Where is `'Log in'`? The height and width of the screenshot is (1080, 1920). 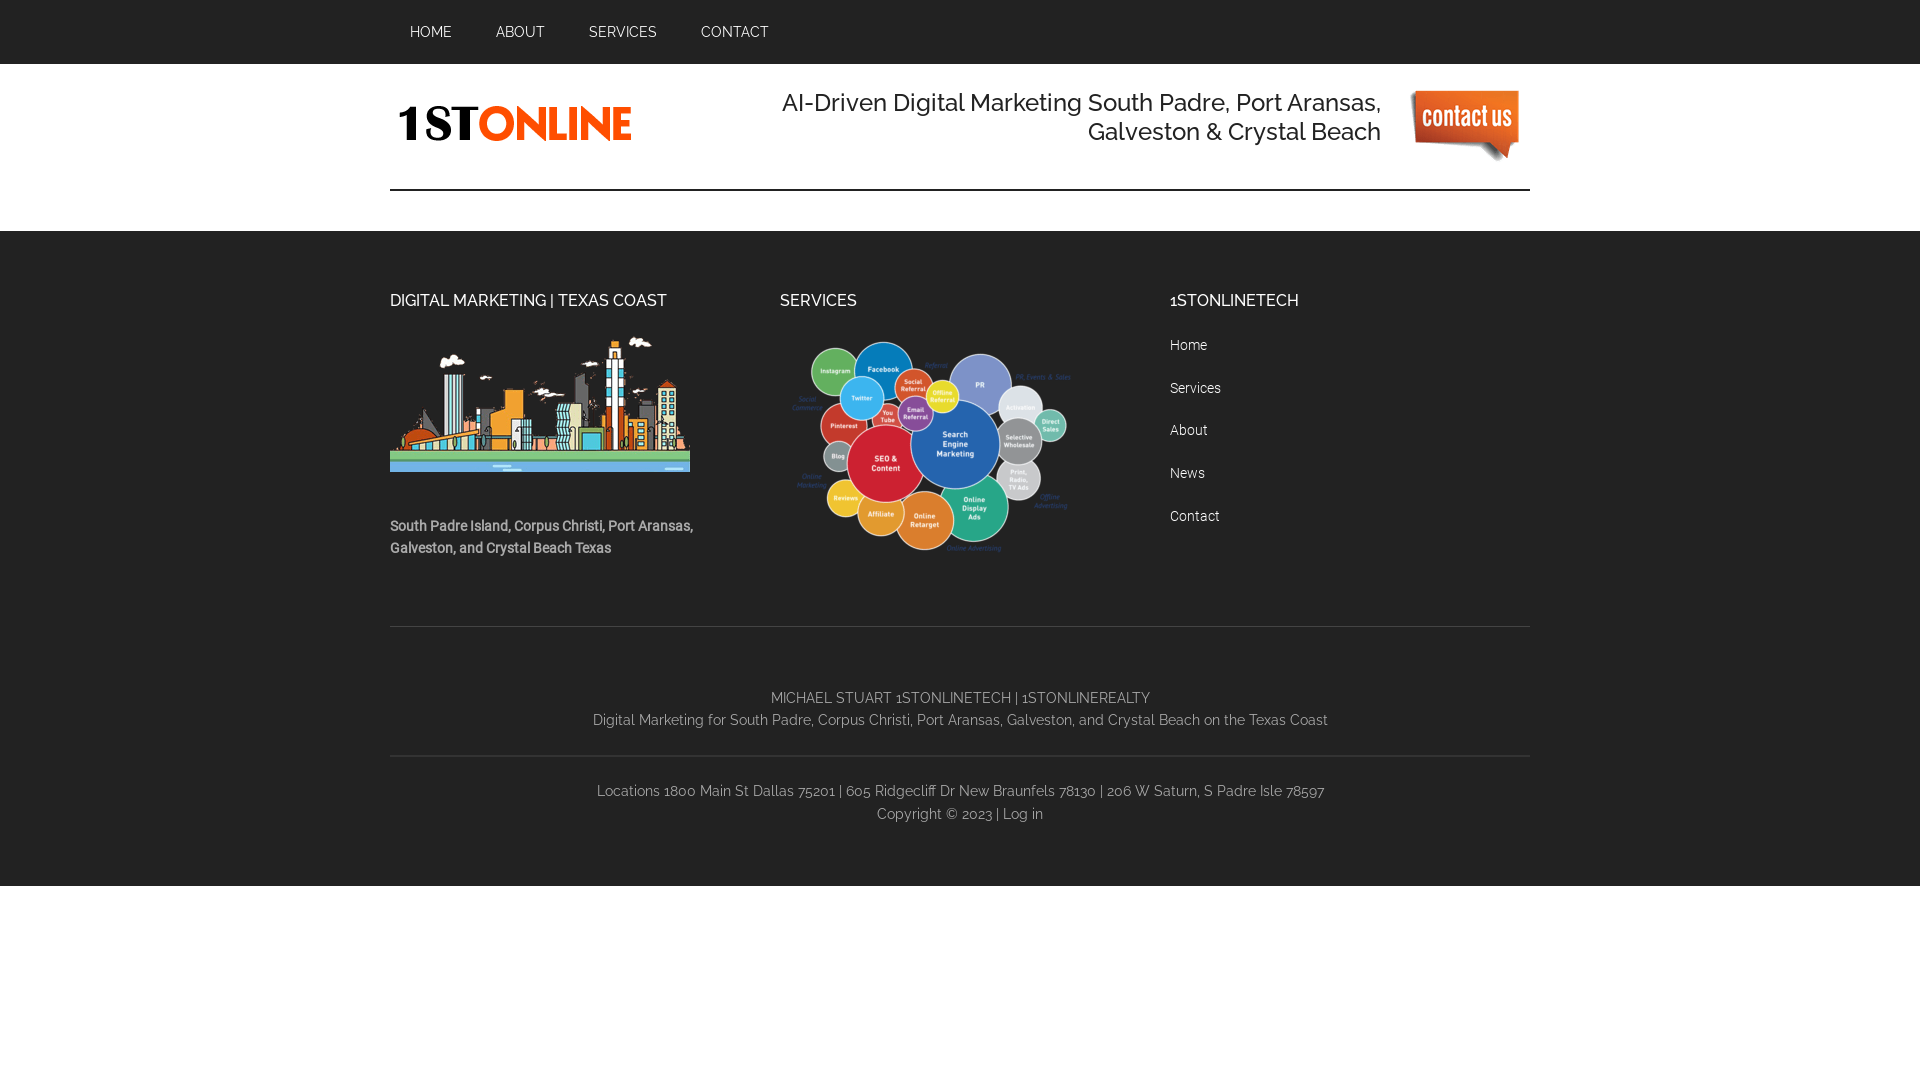
'Log in' is located at coordinates (1022, 813).